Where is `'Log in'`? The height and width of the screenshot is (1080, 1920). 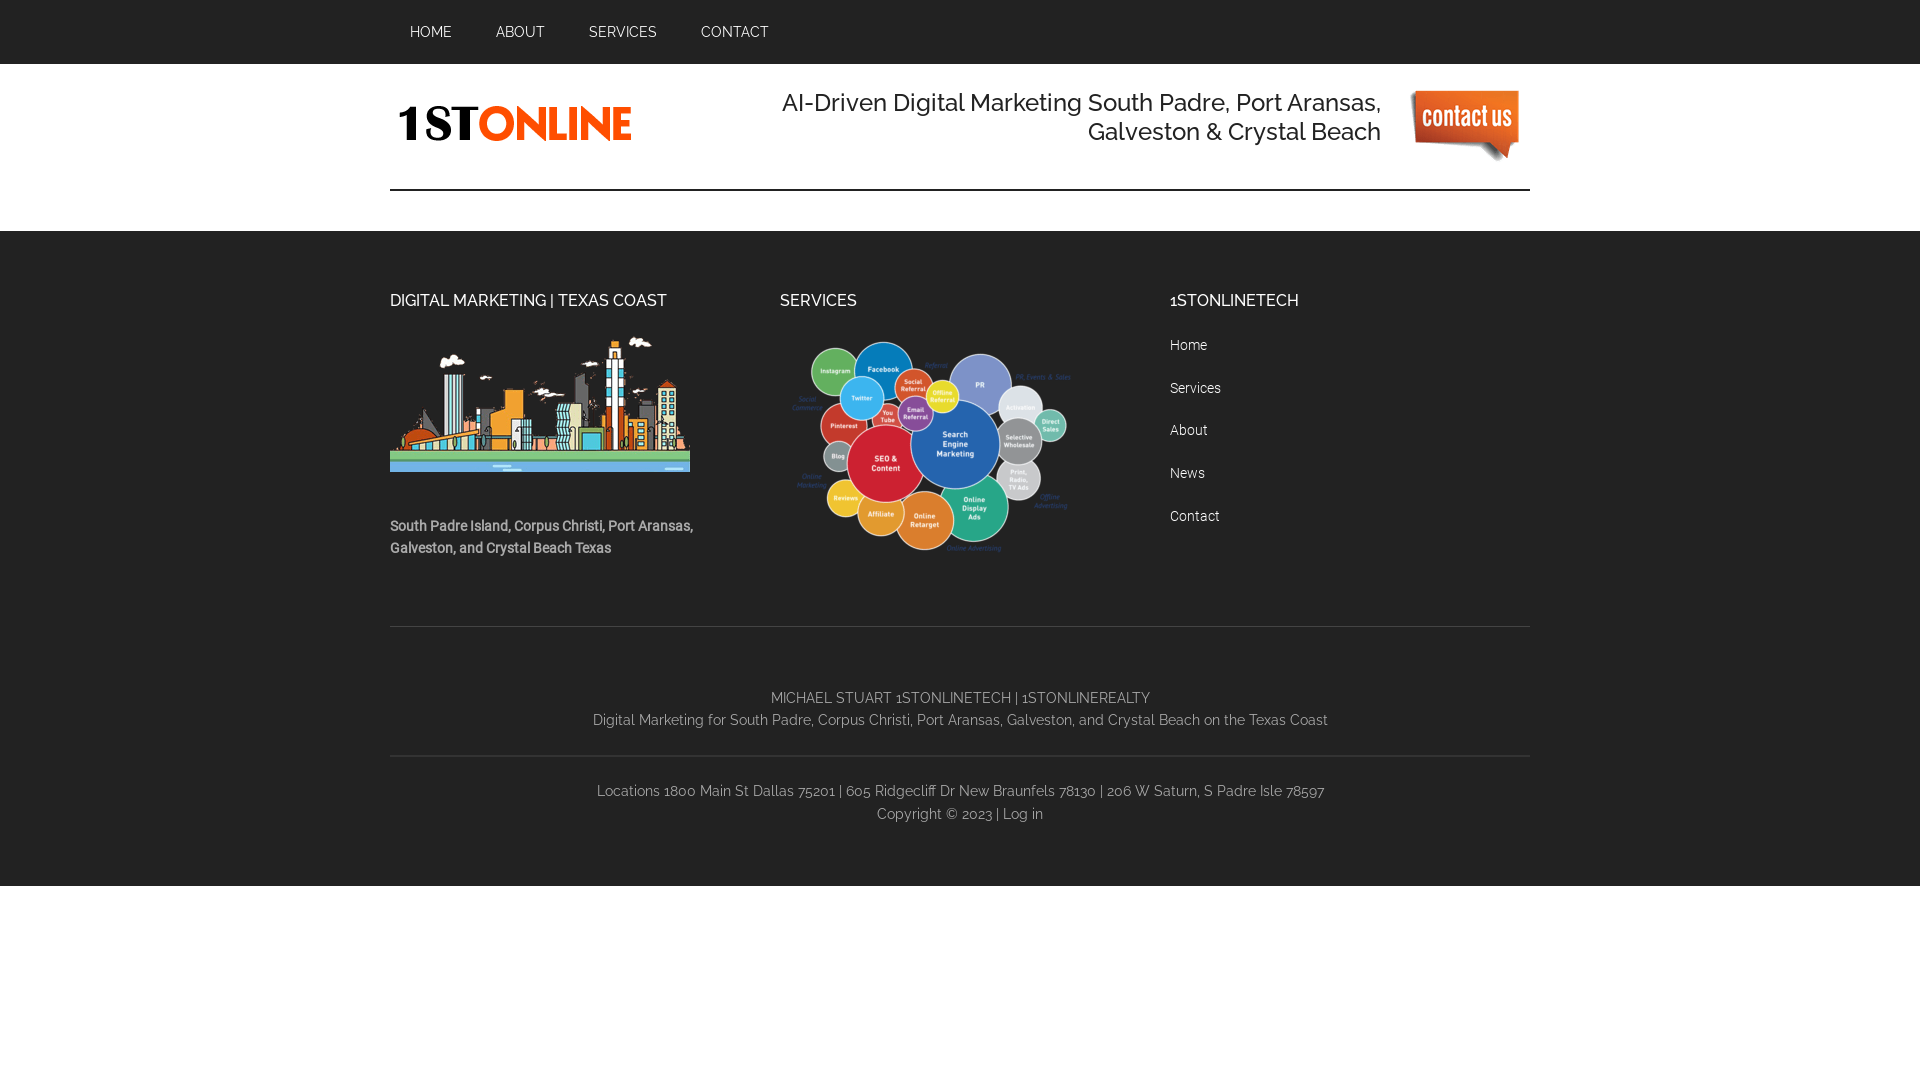
'Log in' is located at coordinates (1022, 813).